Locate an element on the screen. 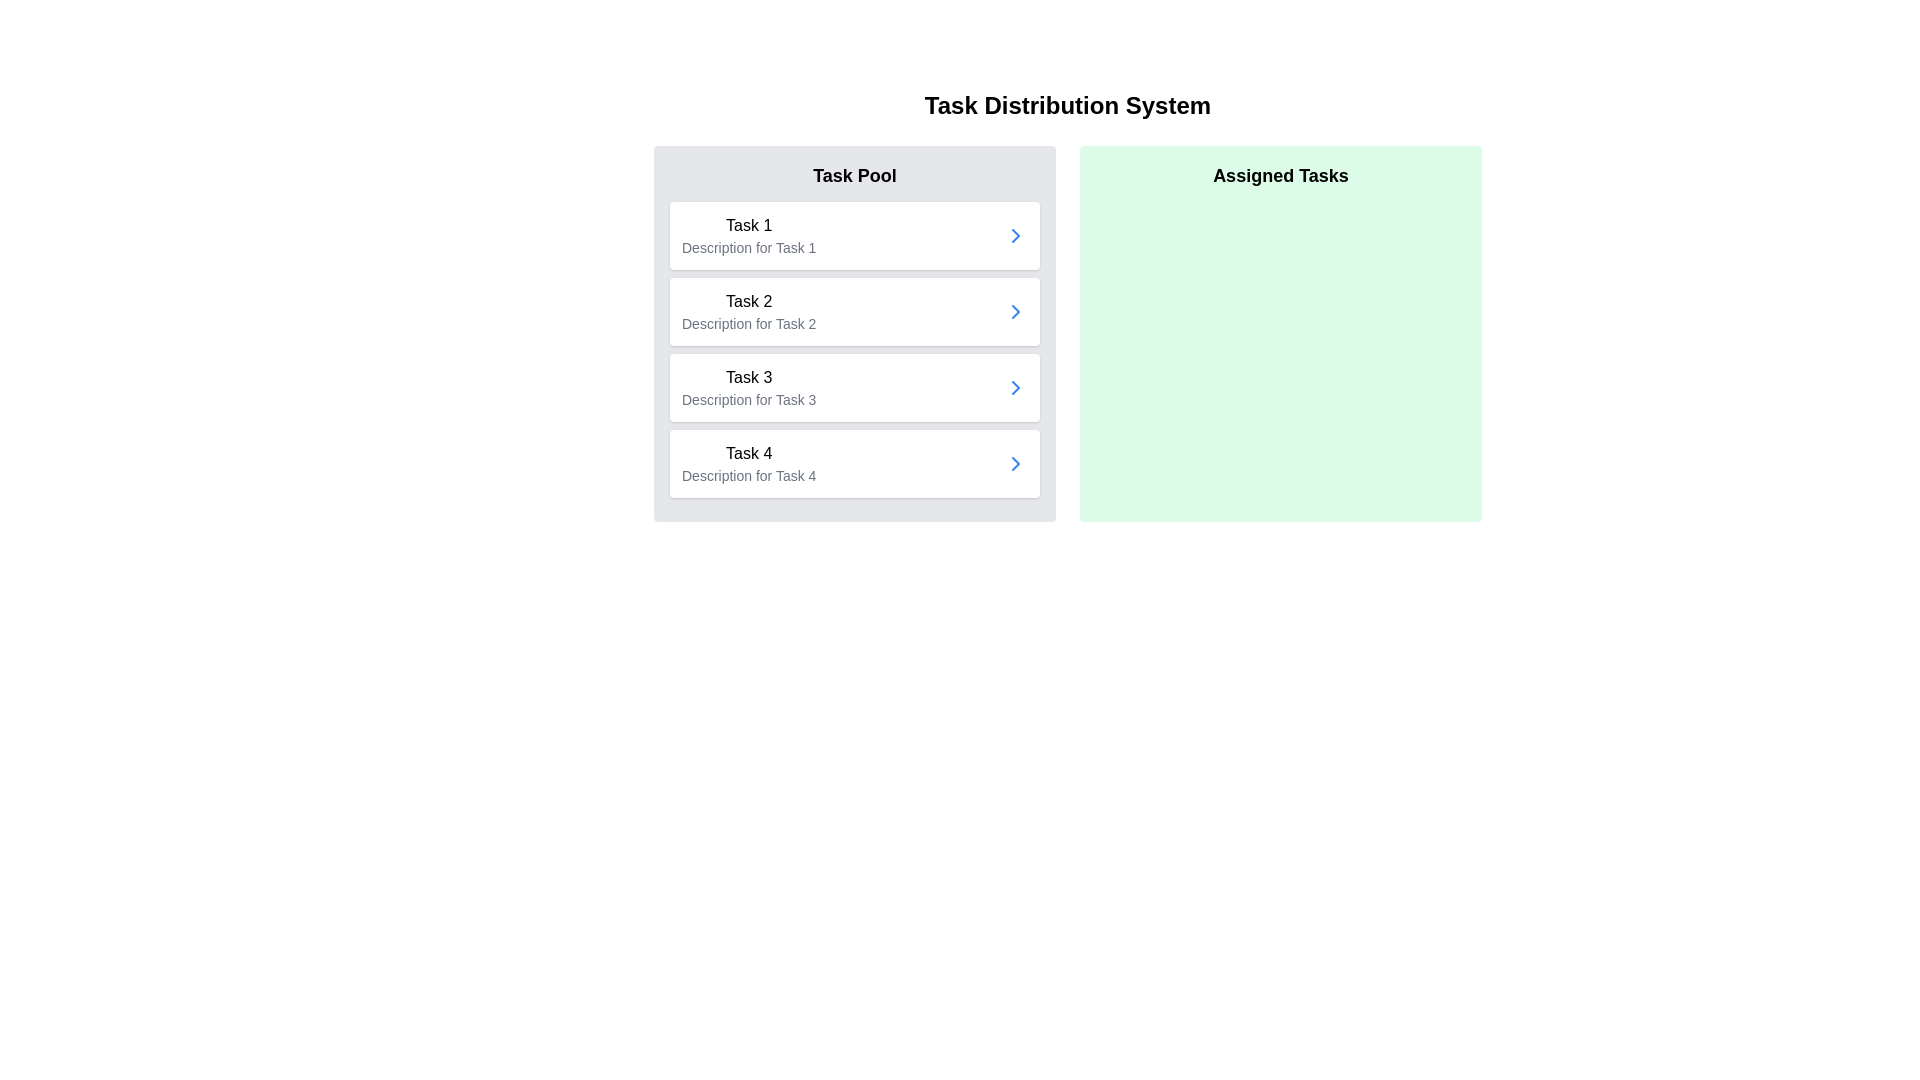 The image size is (1920, 1080). the heading text for 'Task 4', which is the fourth item in the 'Task Pool' list, located above its description is located at coordinates (748, 454).